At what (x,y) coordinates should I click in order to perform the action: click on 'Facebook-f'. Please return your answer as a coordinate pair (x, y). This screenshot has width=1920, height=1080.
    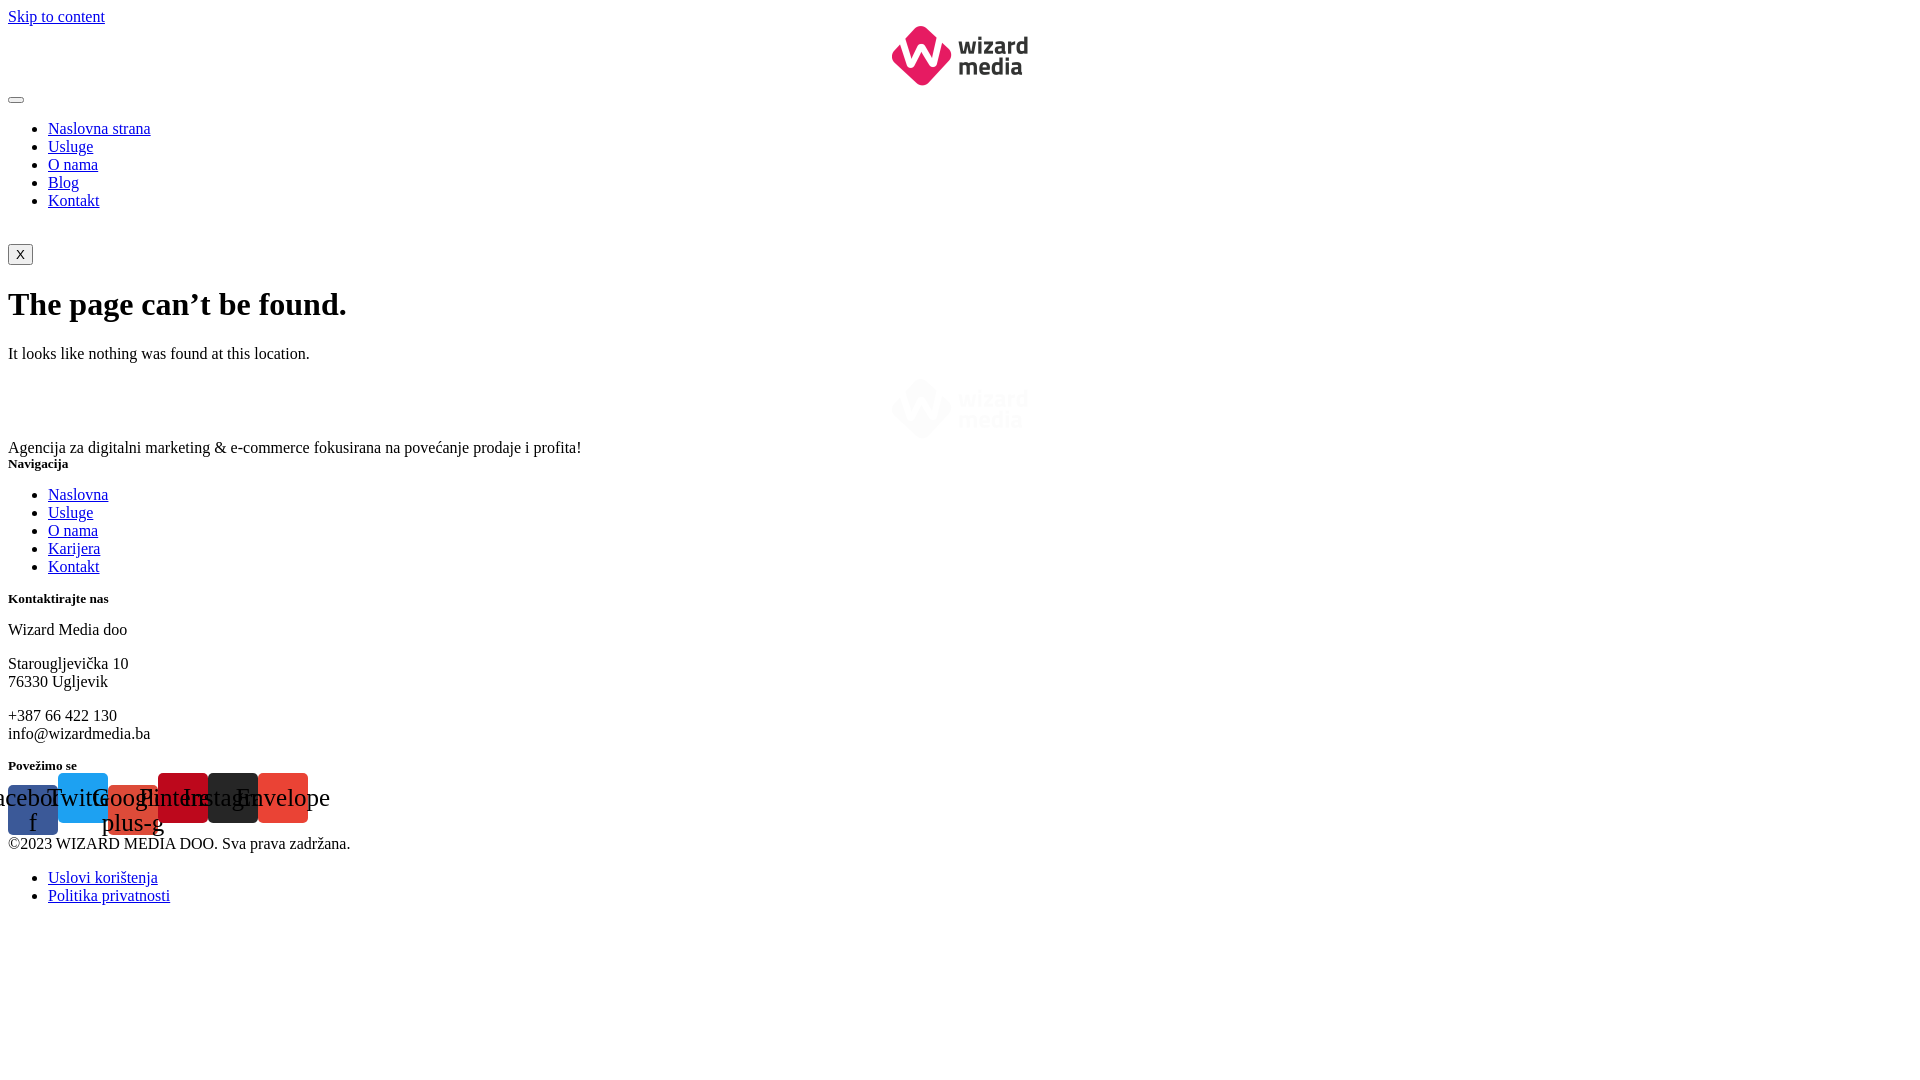
    Looking at the image, I should click on (33, 810).